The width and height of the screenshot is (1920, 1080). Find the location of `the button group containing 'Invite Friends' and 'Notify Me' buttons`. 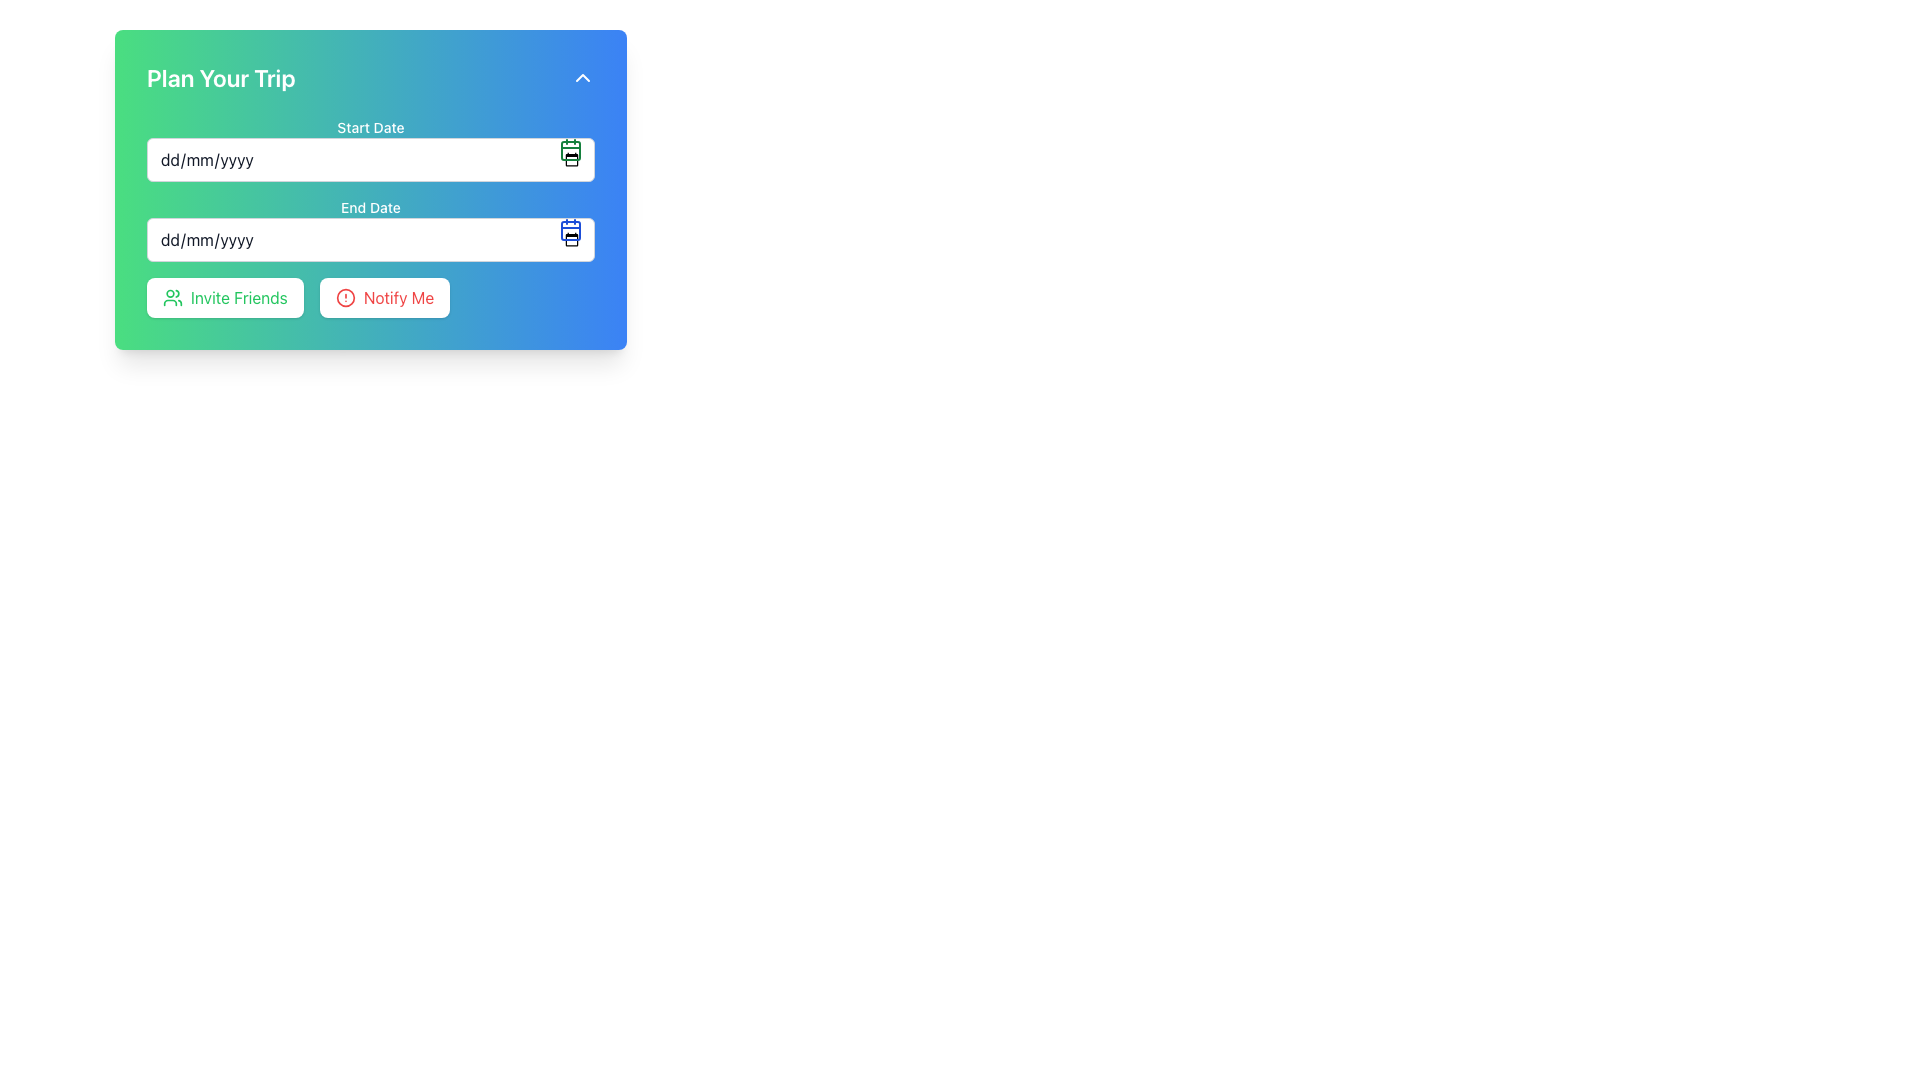

the button group containing 'Invite Friends' and 'Notify Me' buttons is located at coordinates (370, 297).